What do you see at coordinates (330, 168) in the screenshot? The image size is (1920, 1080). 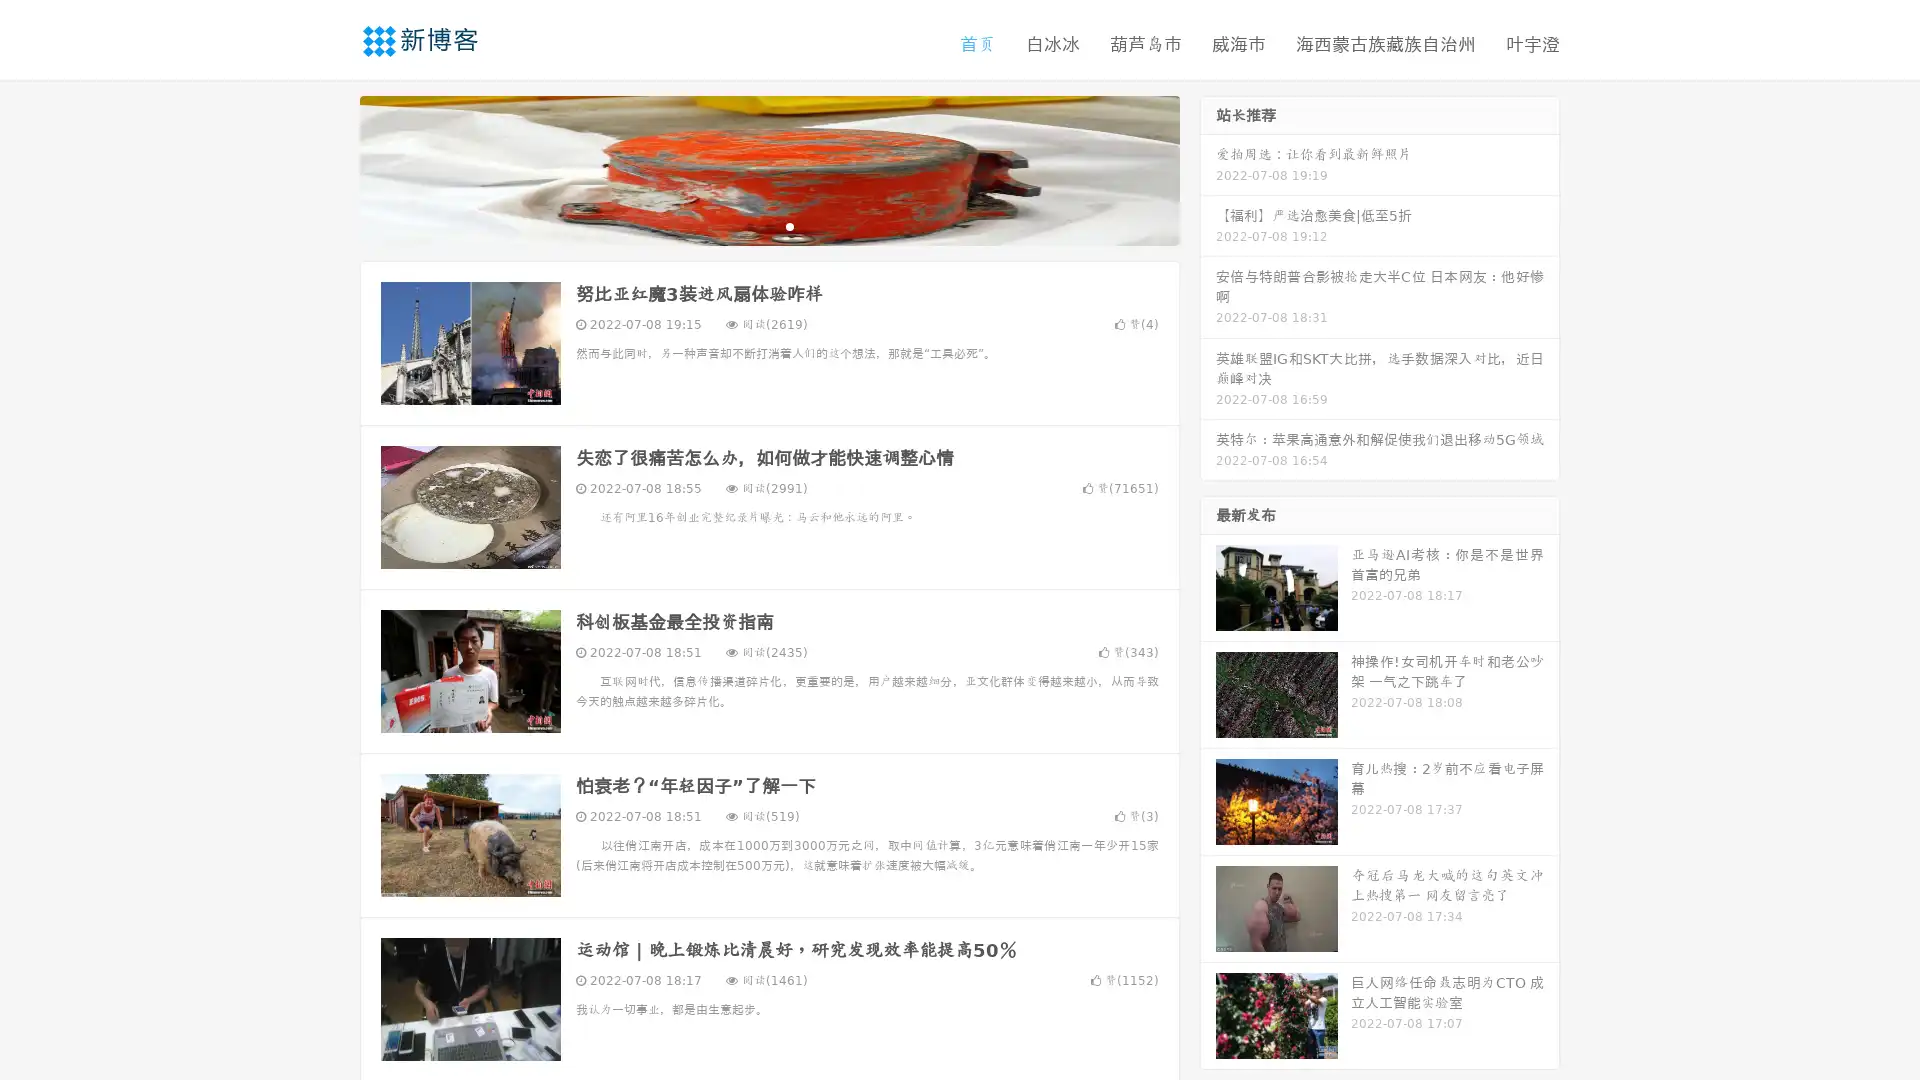 I see `Previous slide` at bounding box center [330, 168].